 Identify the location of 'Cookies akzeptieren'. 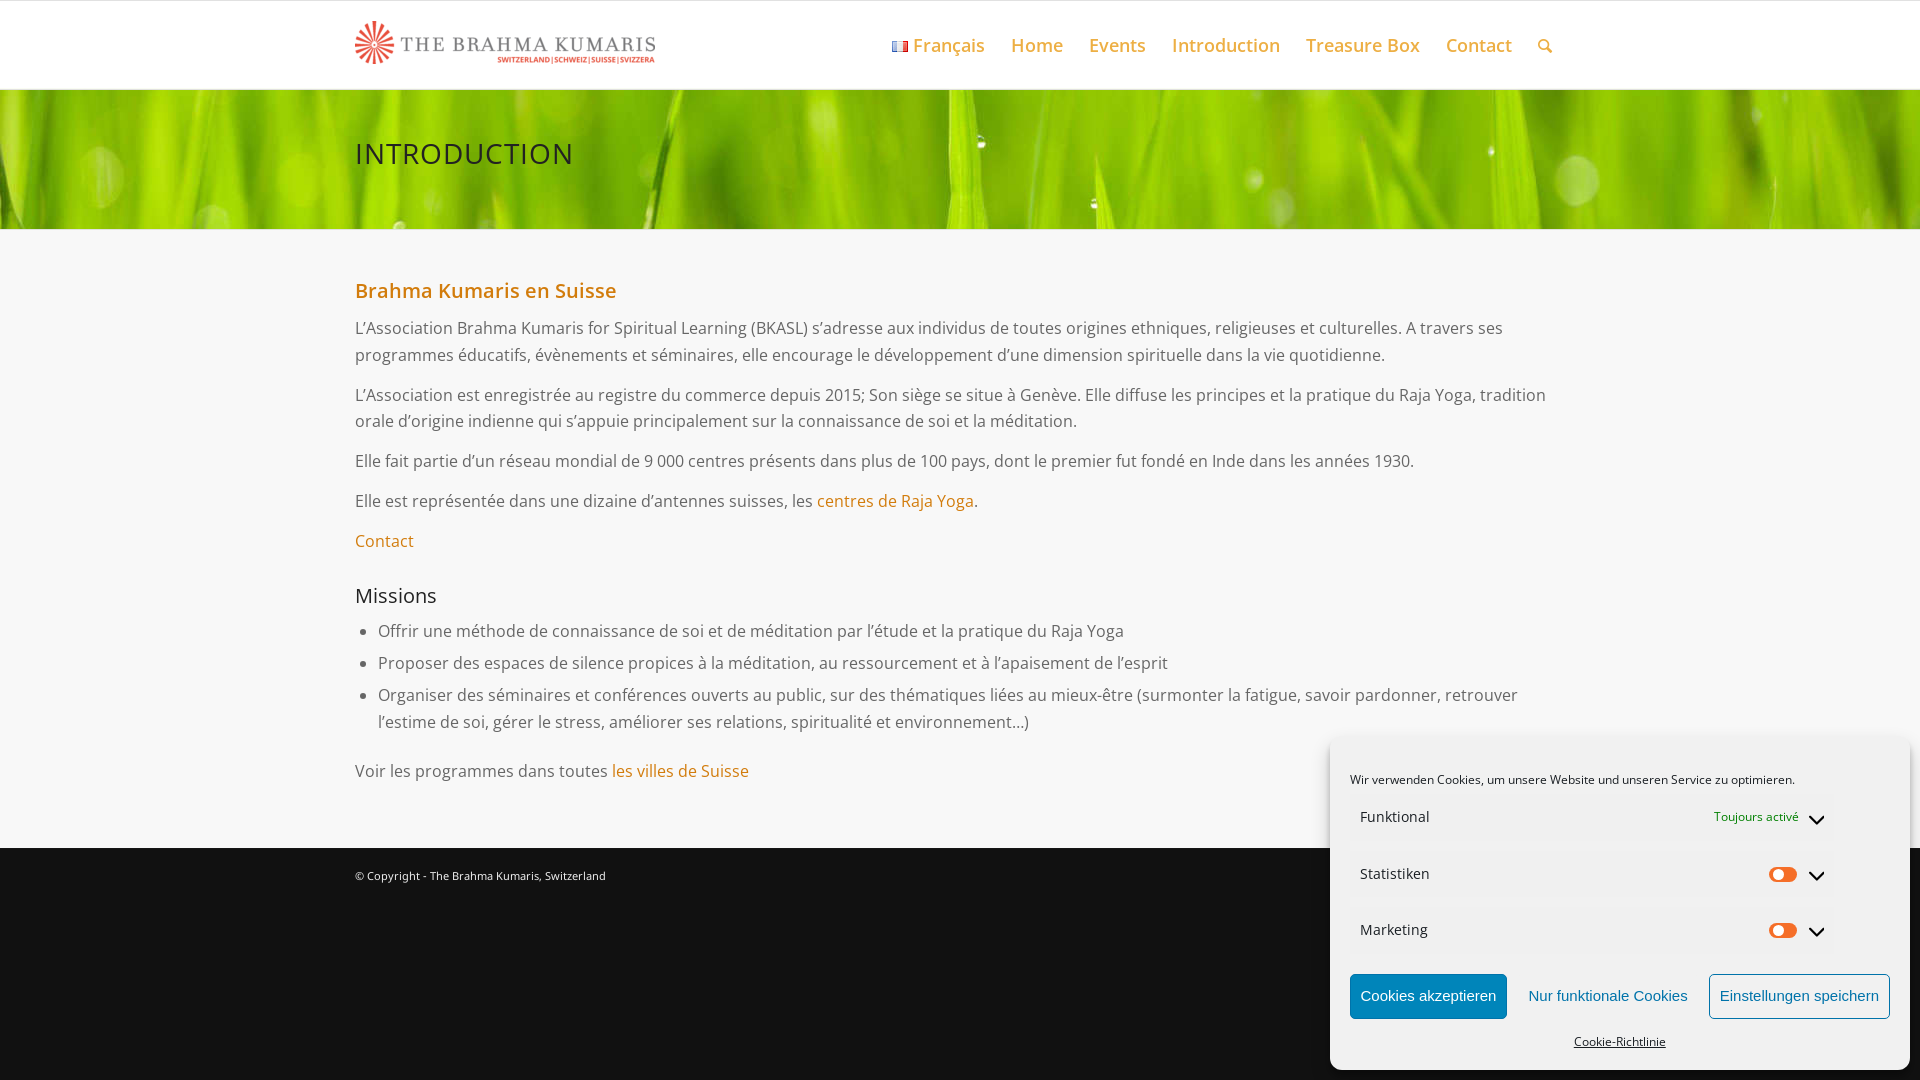
(1428, 996).